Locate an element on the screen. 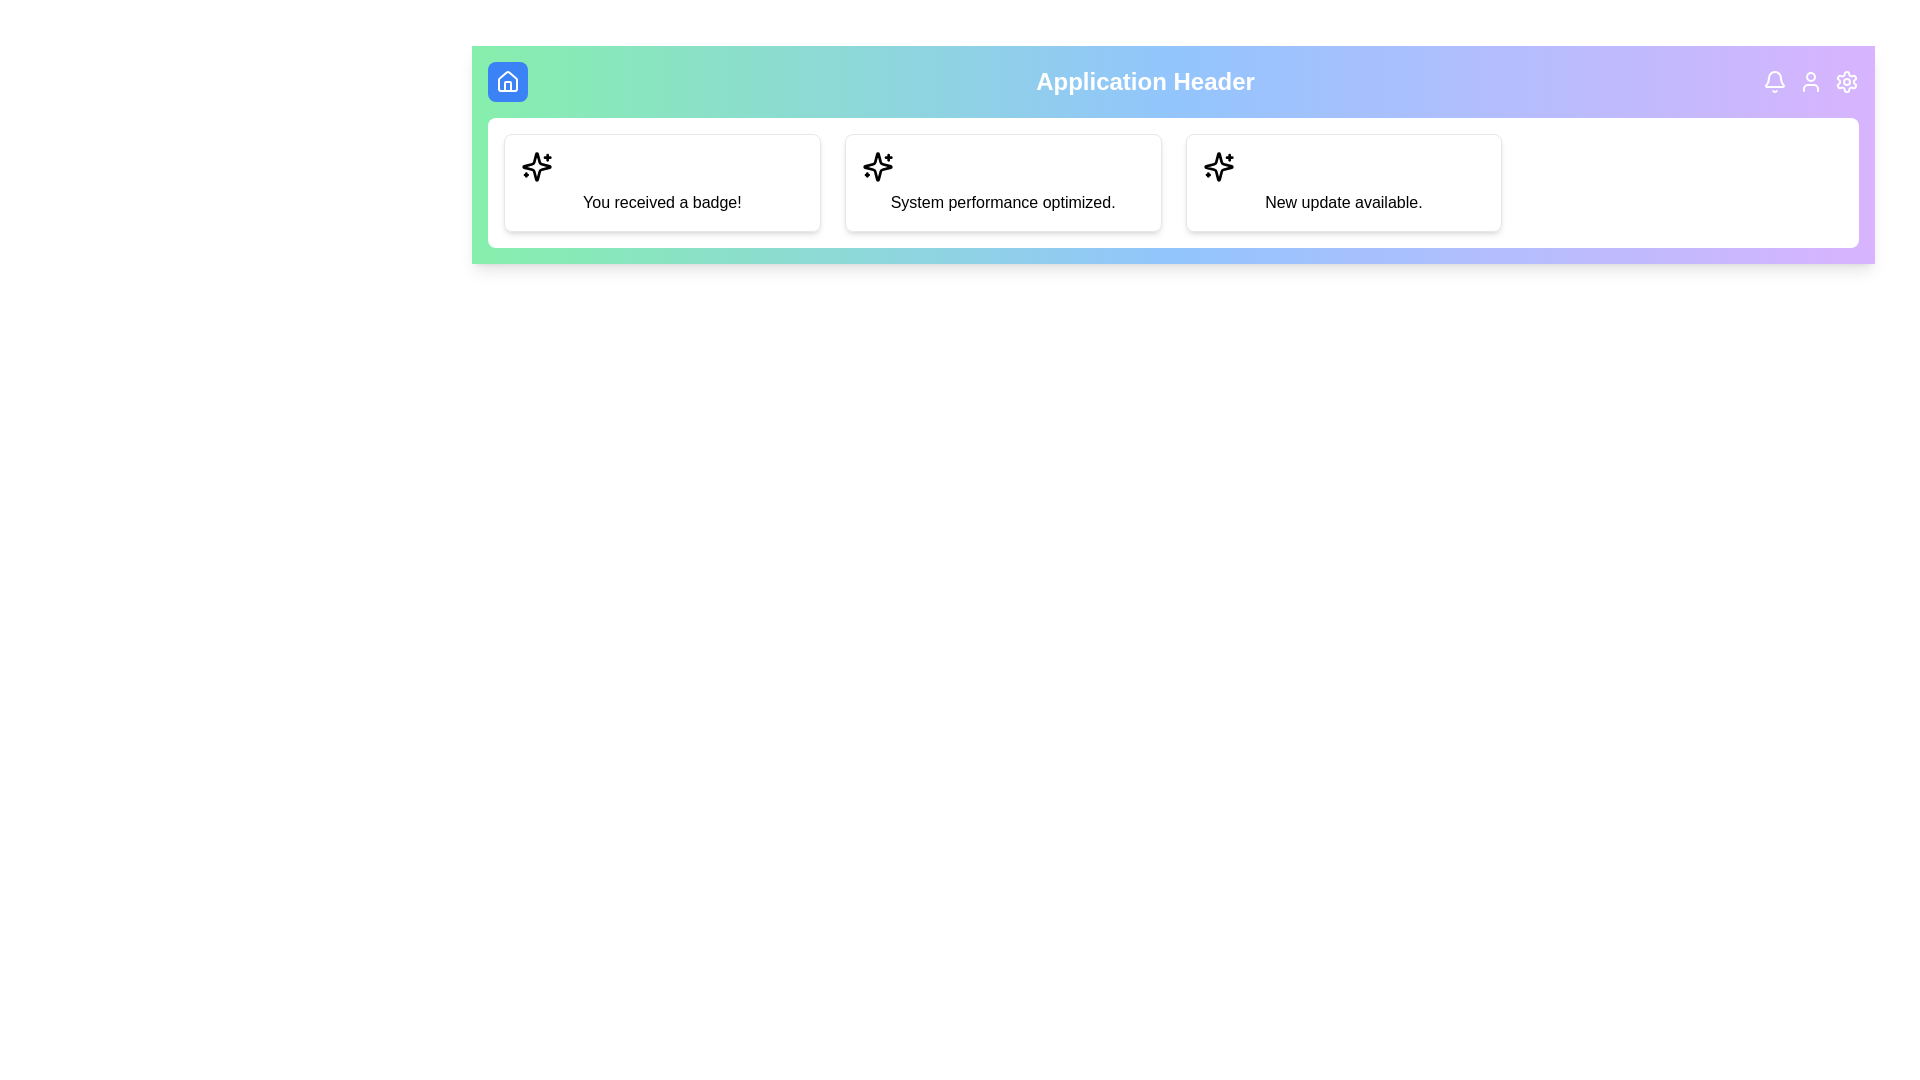  the home button to toggle the menu visibility is located at coordinates (508, 80).